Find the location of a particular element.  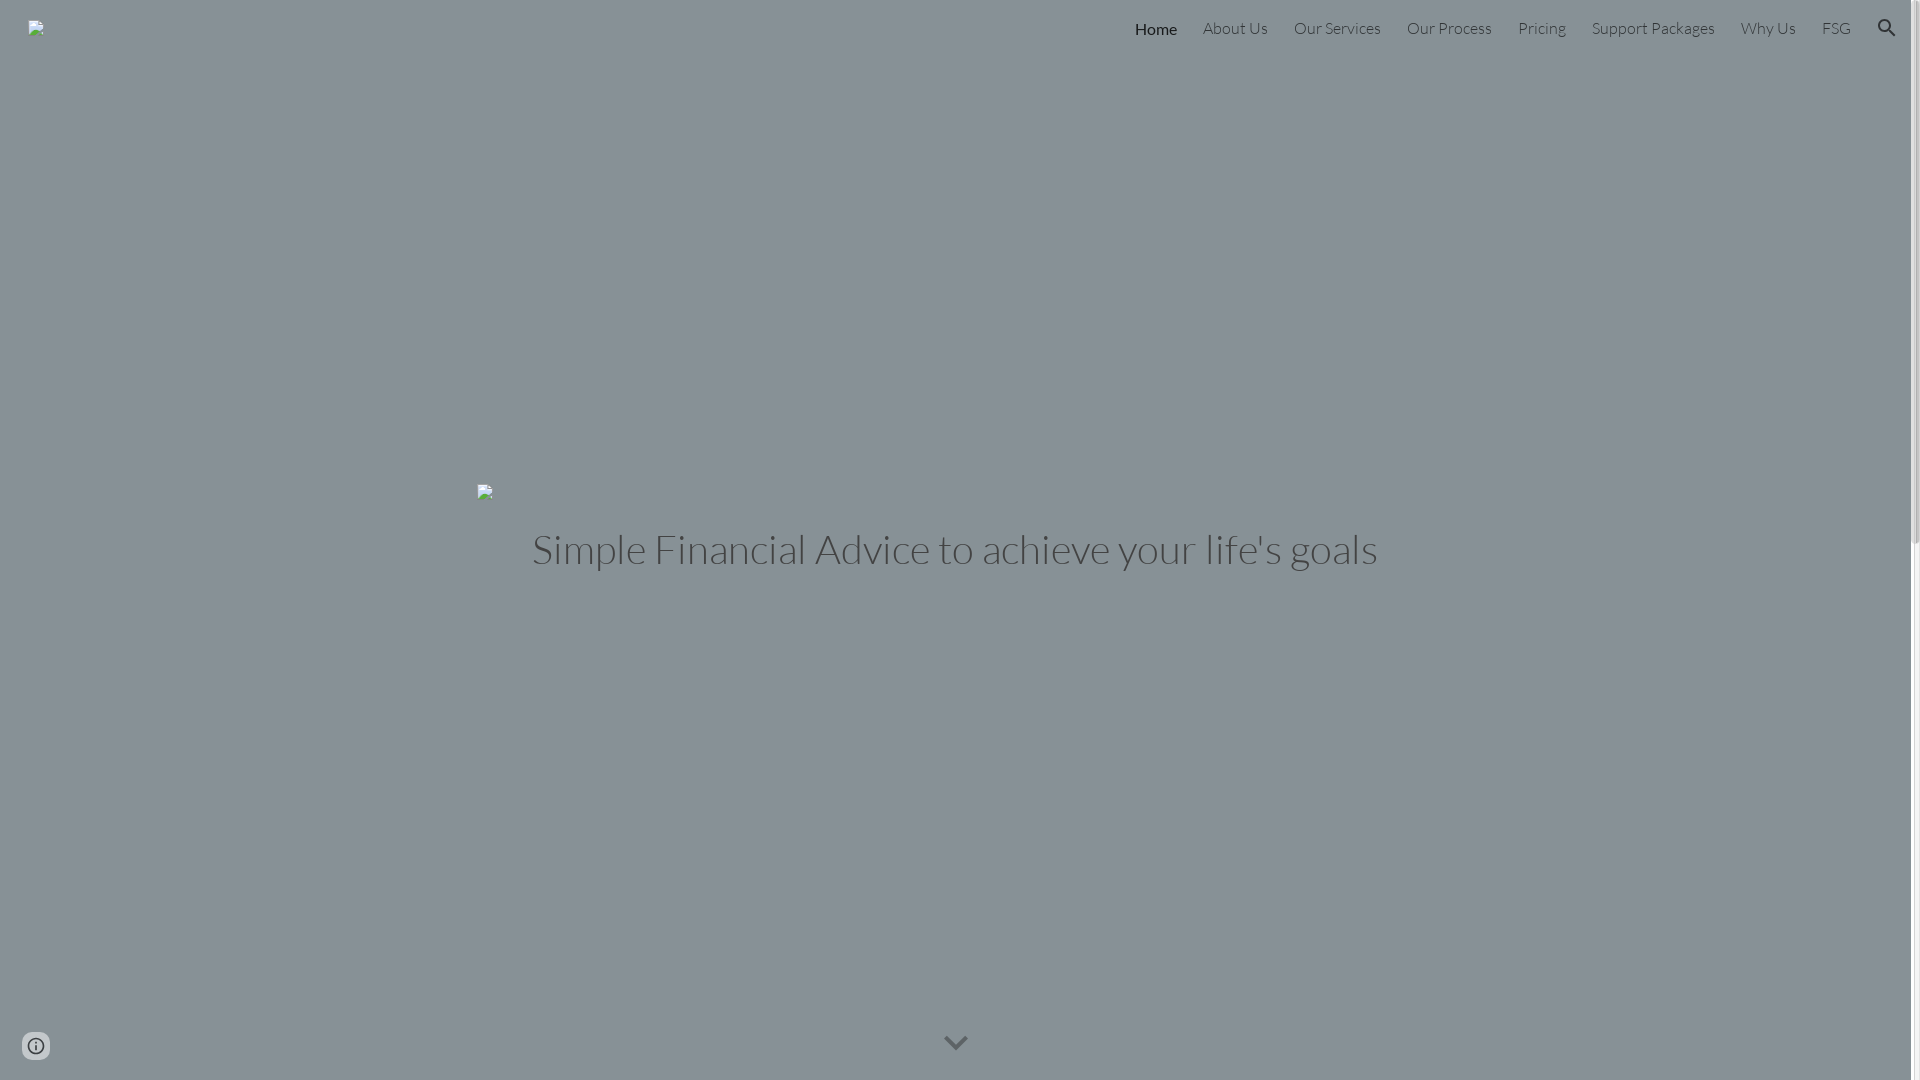

'Why Us' is located at coordinates (1768, 27).